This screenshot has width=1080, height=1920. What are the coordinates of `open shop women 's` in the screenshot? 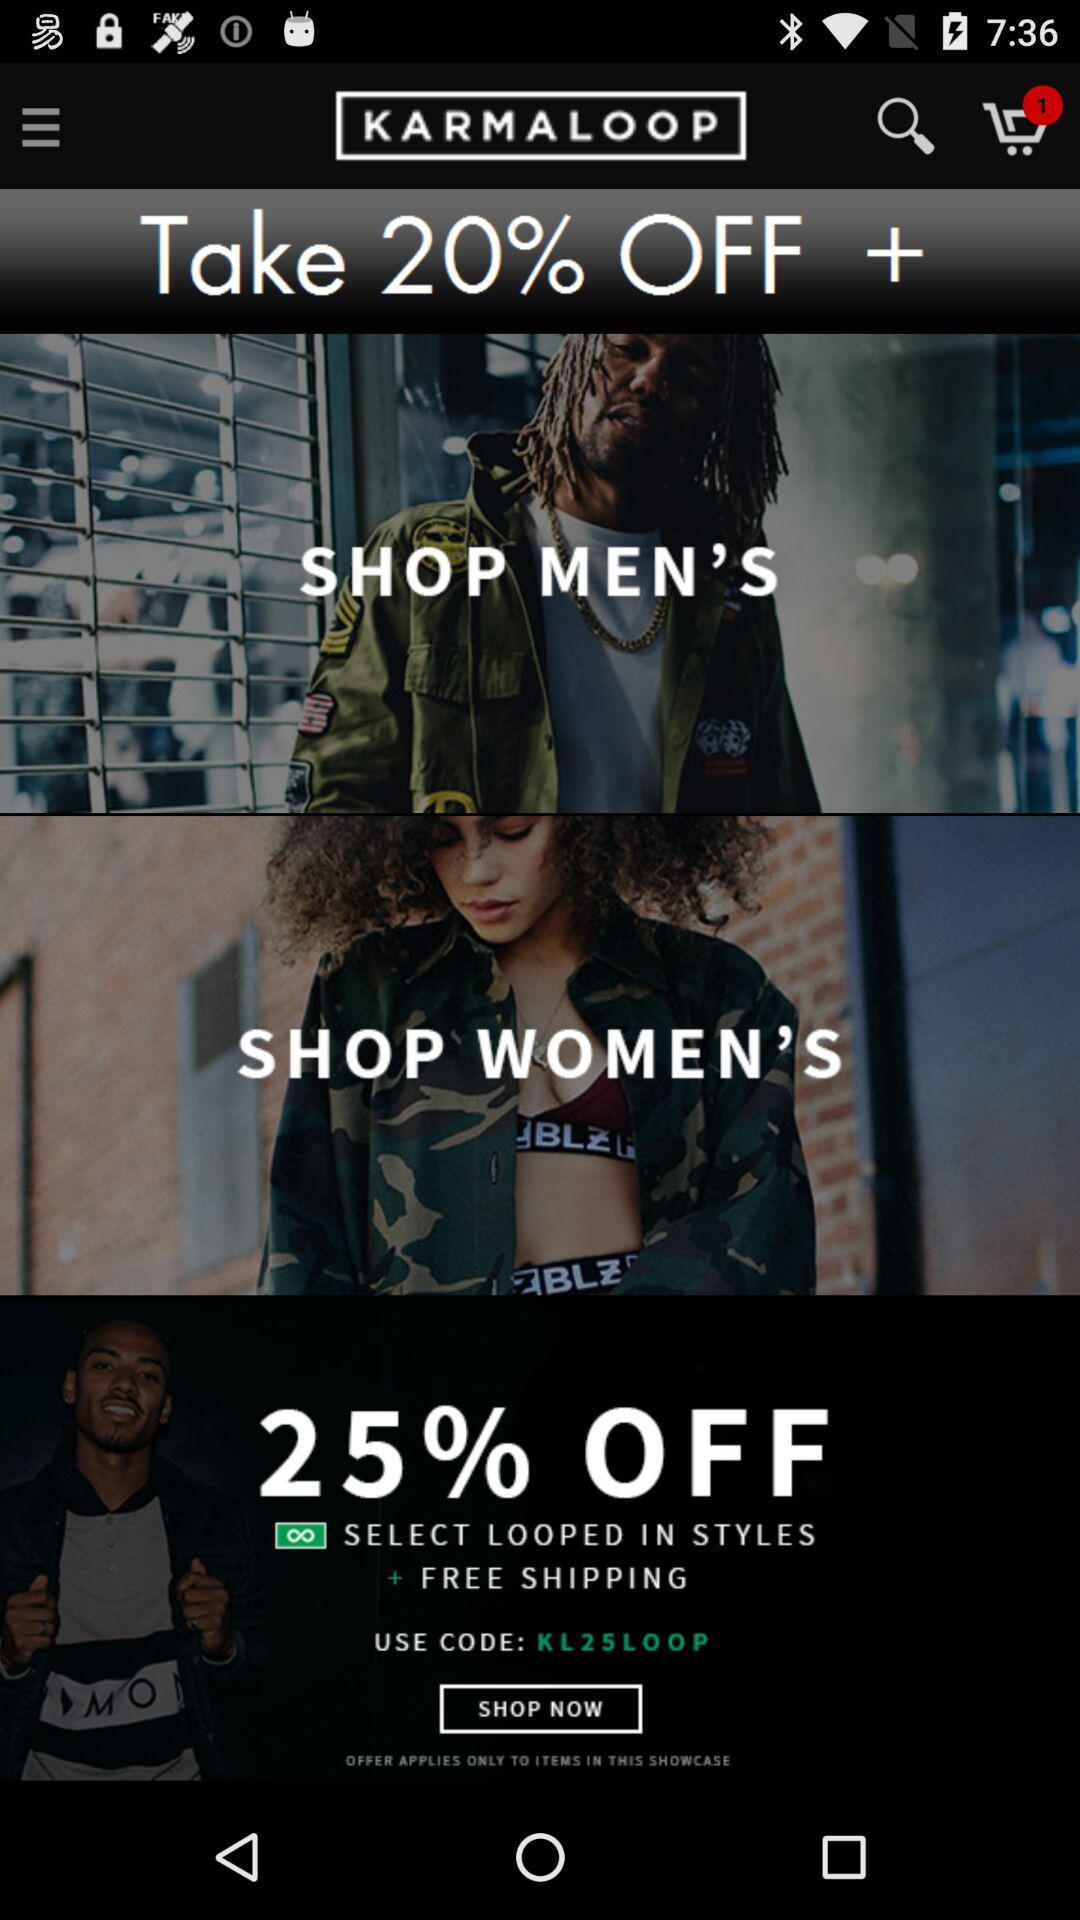 It's located at (540, 1056).